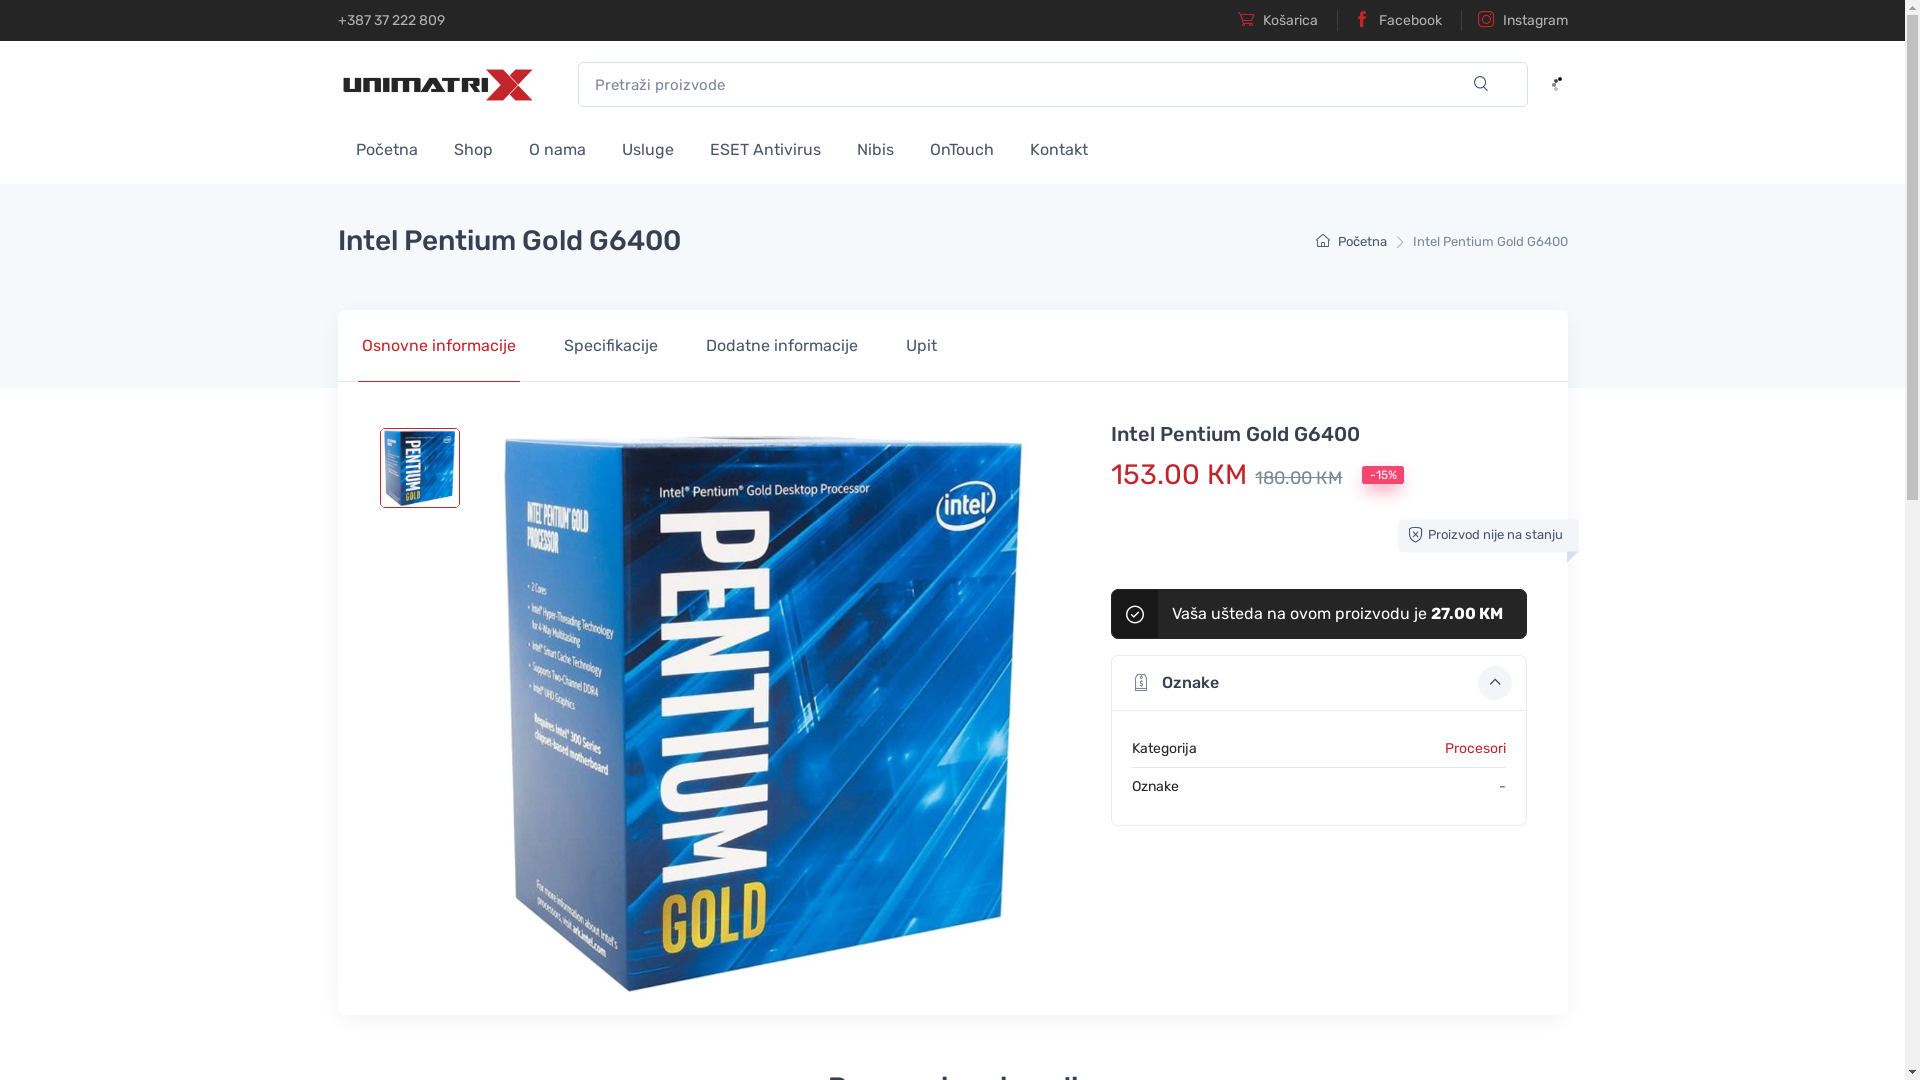  What do you see at coordinates (1058, 146) in the screenshot?
I see `'Kontakt'` at bounding box center [1058, 146].